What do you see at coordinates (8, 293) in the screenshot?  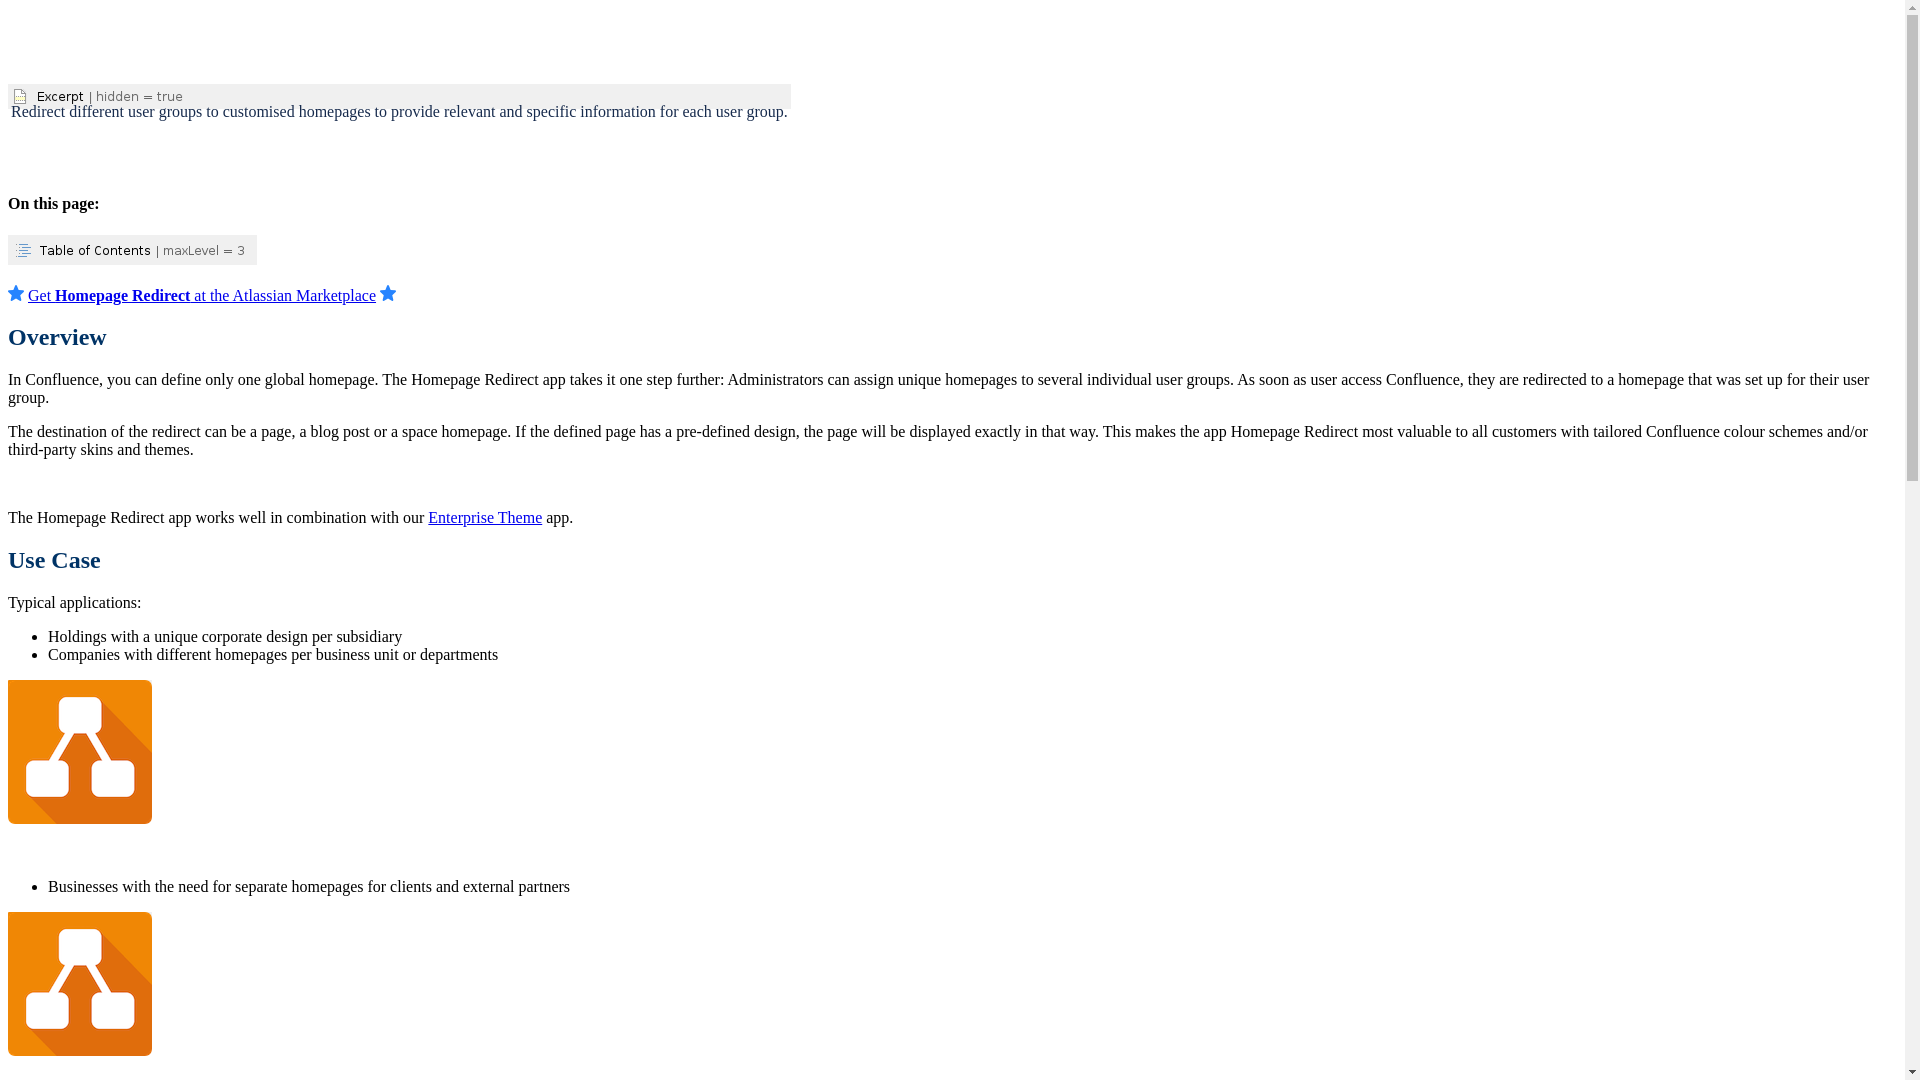 I see `'(blue star)'` at bounding box center [8, 293].